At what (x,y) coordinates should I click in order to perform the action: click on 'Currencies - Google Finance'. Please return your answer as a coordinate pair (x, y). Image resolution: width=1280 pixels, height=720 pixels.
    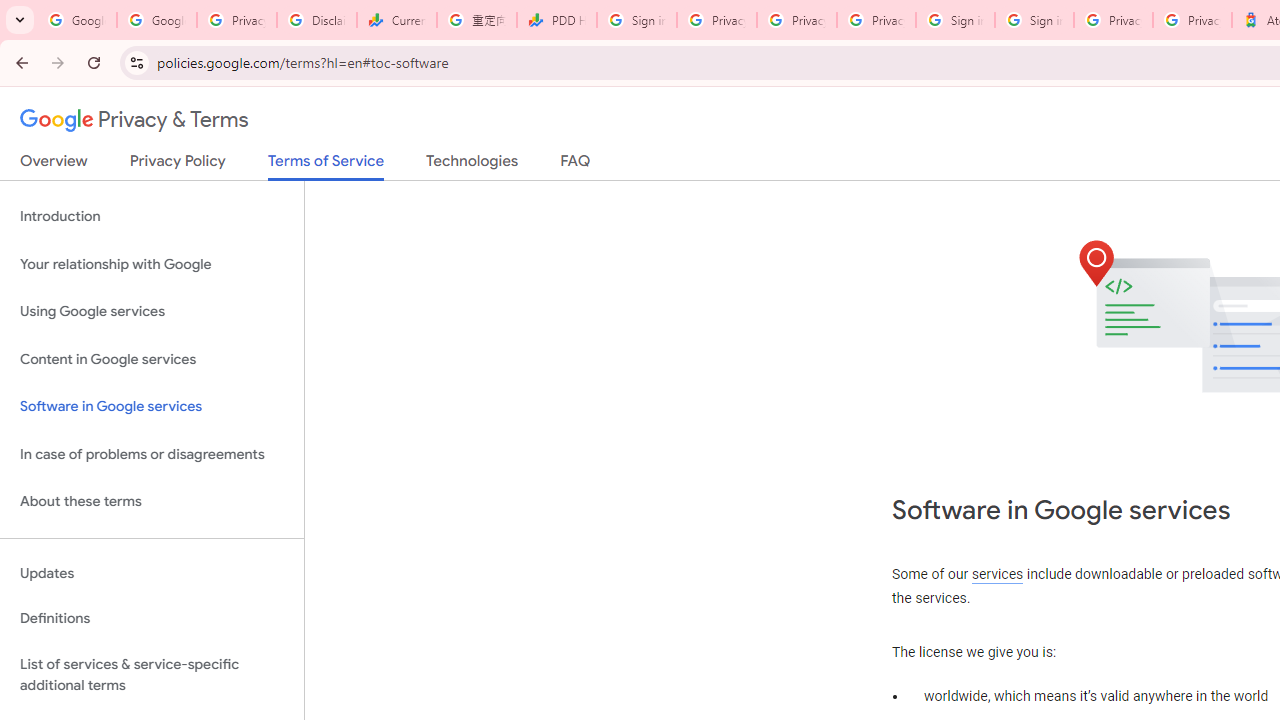
    Looking at the image, I should click on (396, 20).